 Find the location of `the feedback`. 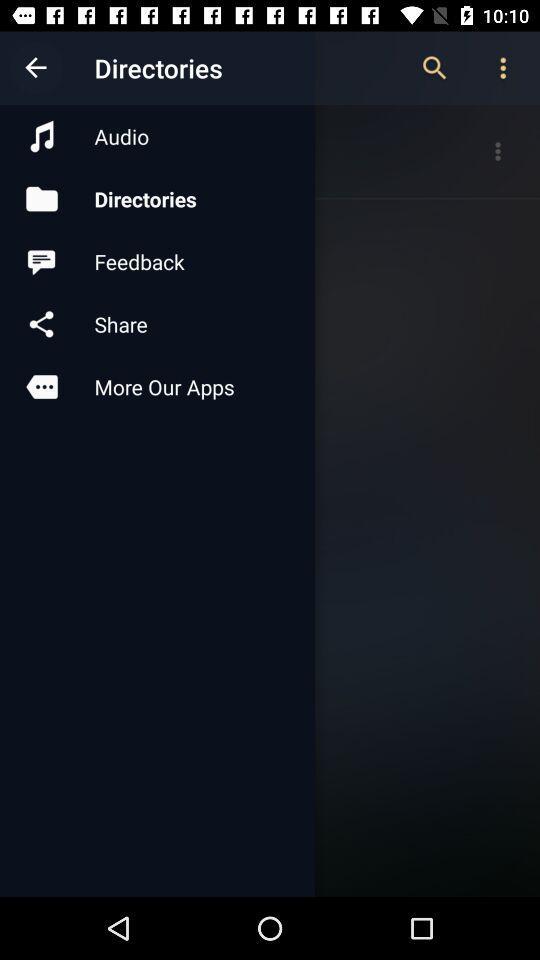

the feedback is located at coordinates (156, 260).